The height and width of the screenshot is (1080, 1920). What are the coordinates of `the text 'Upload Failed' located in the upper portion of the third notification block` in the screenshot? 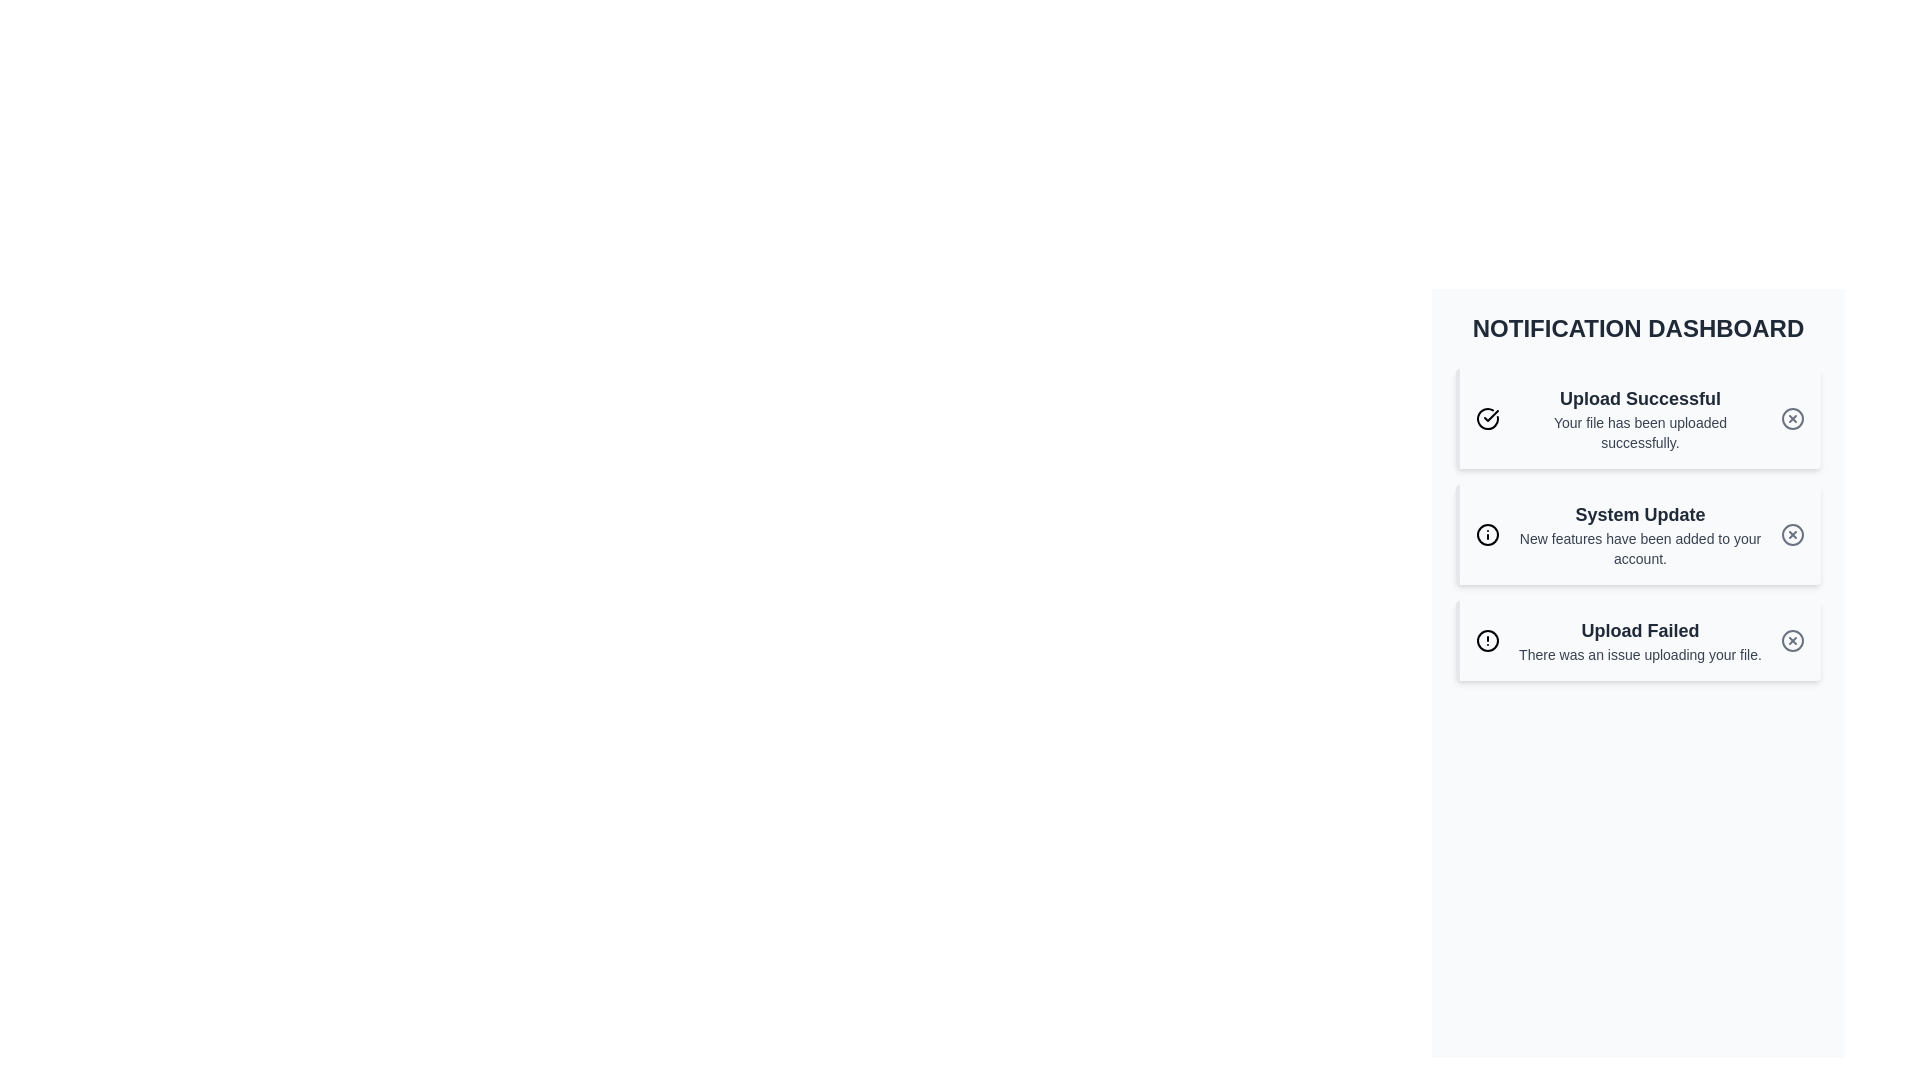 It's located at (1640, 631).